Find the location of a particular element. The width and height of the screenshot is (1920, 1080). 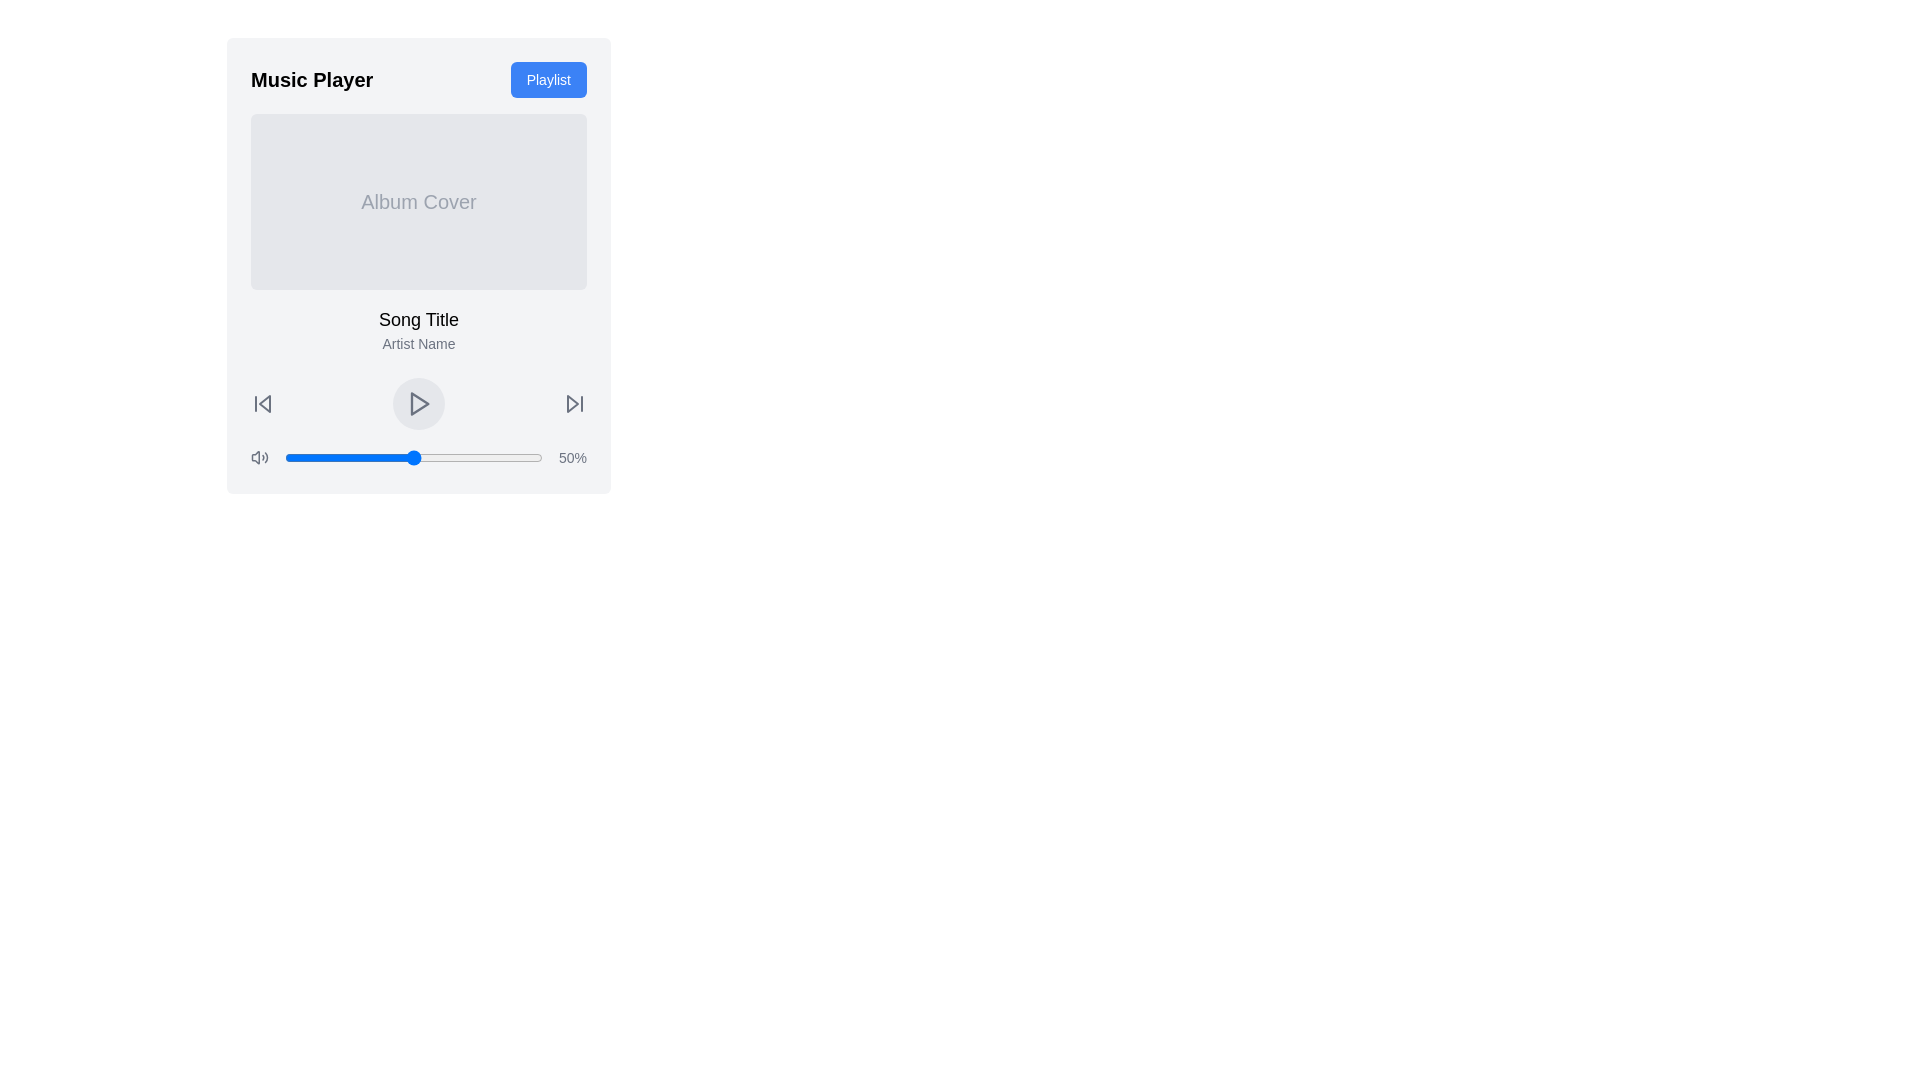

displayed text from the 'Artist Name' label, which is a small gray text located beneath the 'Song Title' in the music player interface is located at coordinates (417, 342).